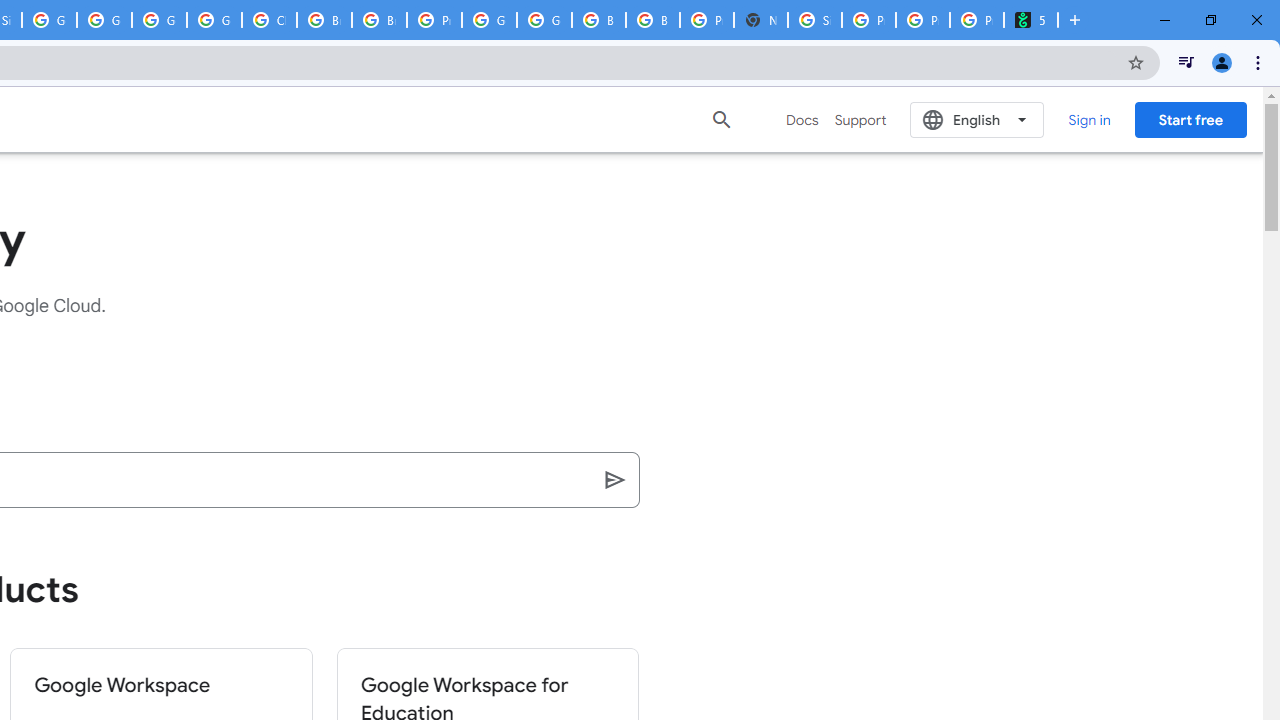 This screenshot has height=720, width=1280. Describe the element at coordinates (489, 20) in the screenshot. I see `'Google Cloud Platform'` at that location.